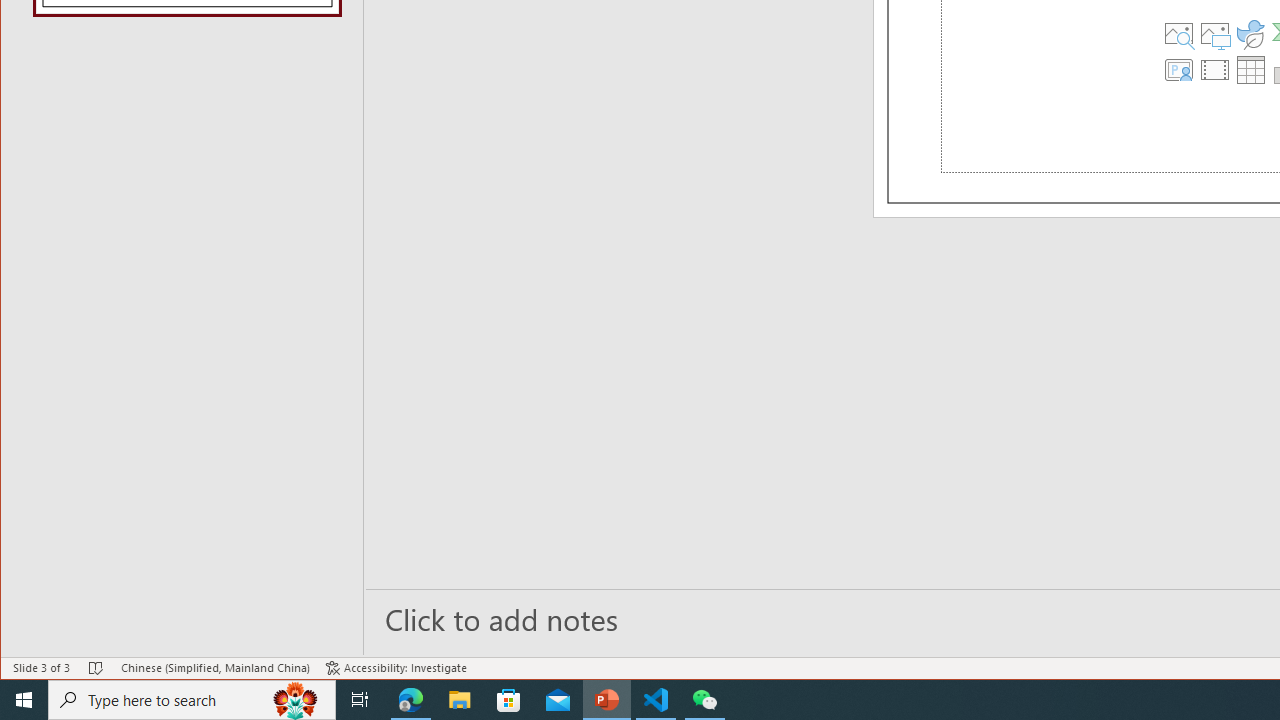  What do you see at coordinates (410, 698) in the screenshot?
I see `'Microsoft Edge - 1 running window'` at bounding box center [410, 698].